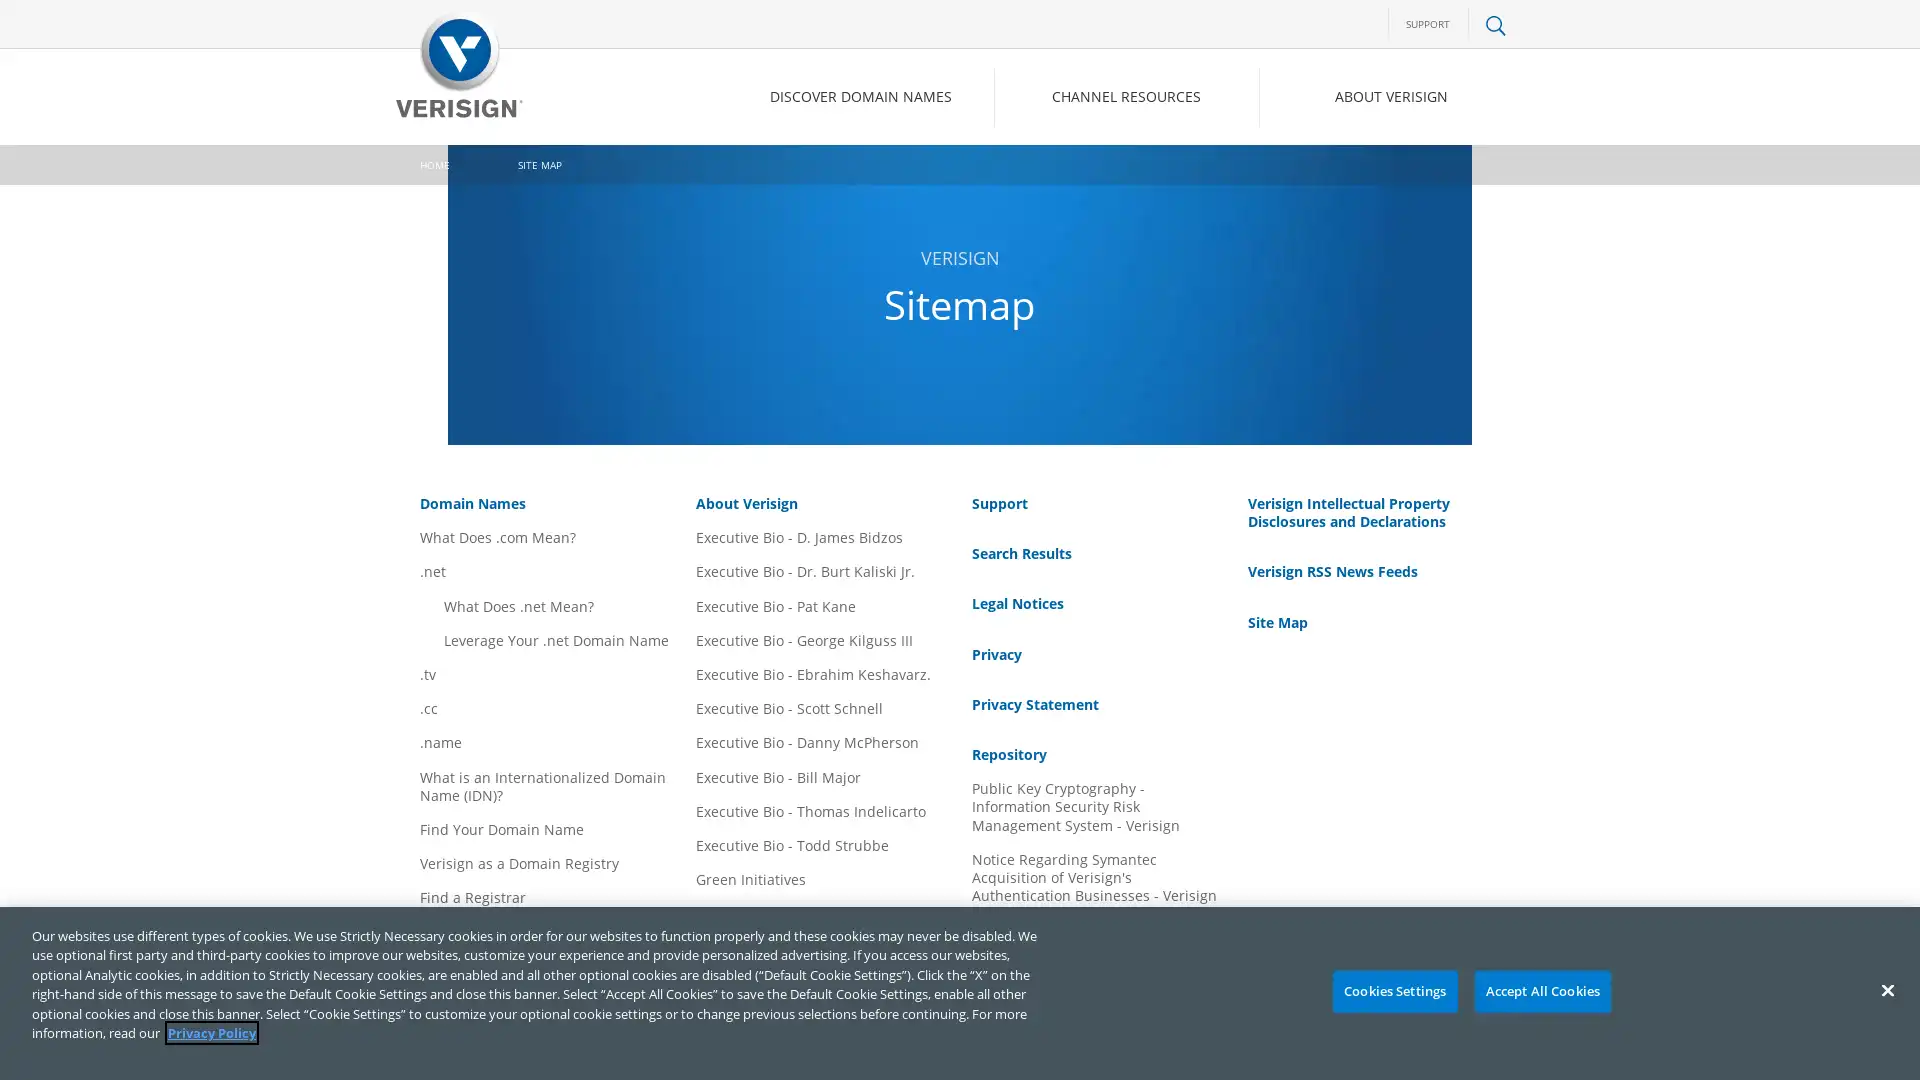  Describe the element at coordinates (1541, 991) in the screenshot. I see `Accept All Cookies` at that location.